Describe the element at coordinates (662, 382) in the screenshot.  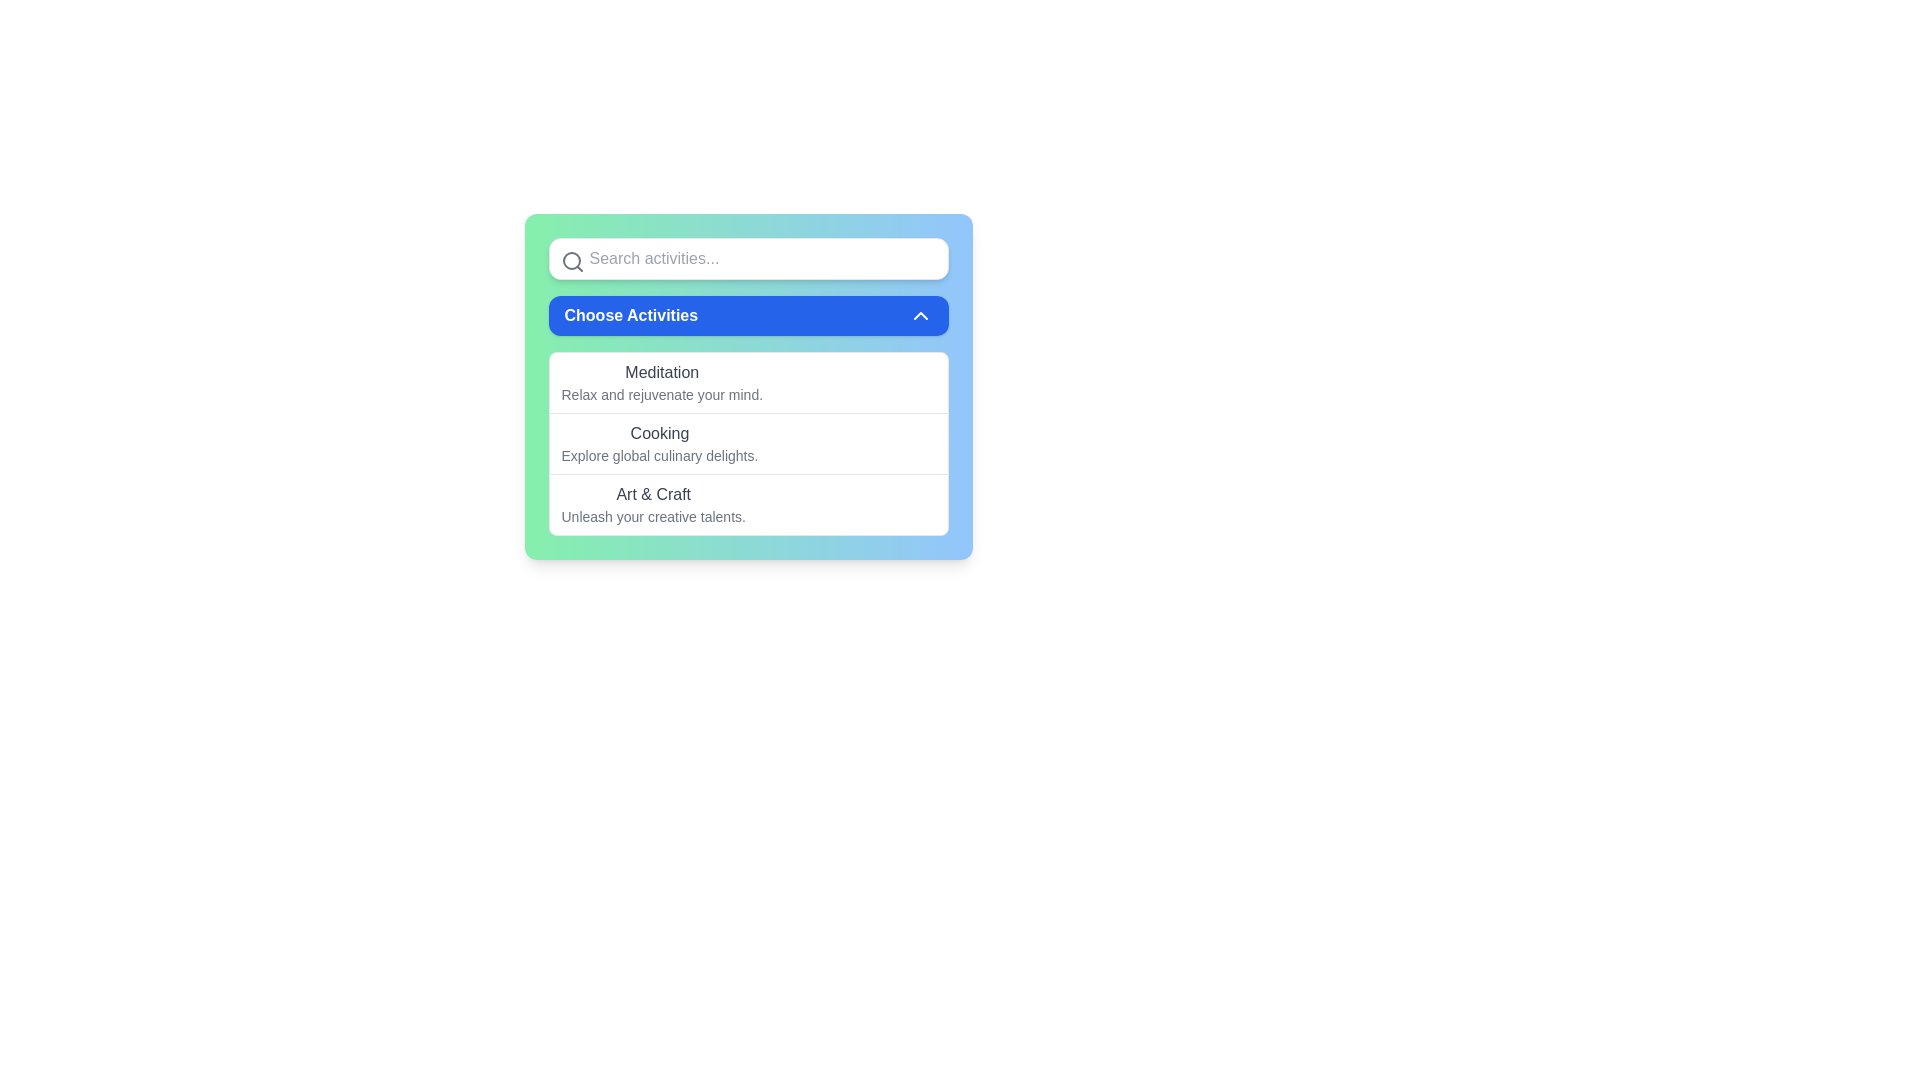
I see `the first selectable item in the list titled 'Meditation'` at that location.